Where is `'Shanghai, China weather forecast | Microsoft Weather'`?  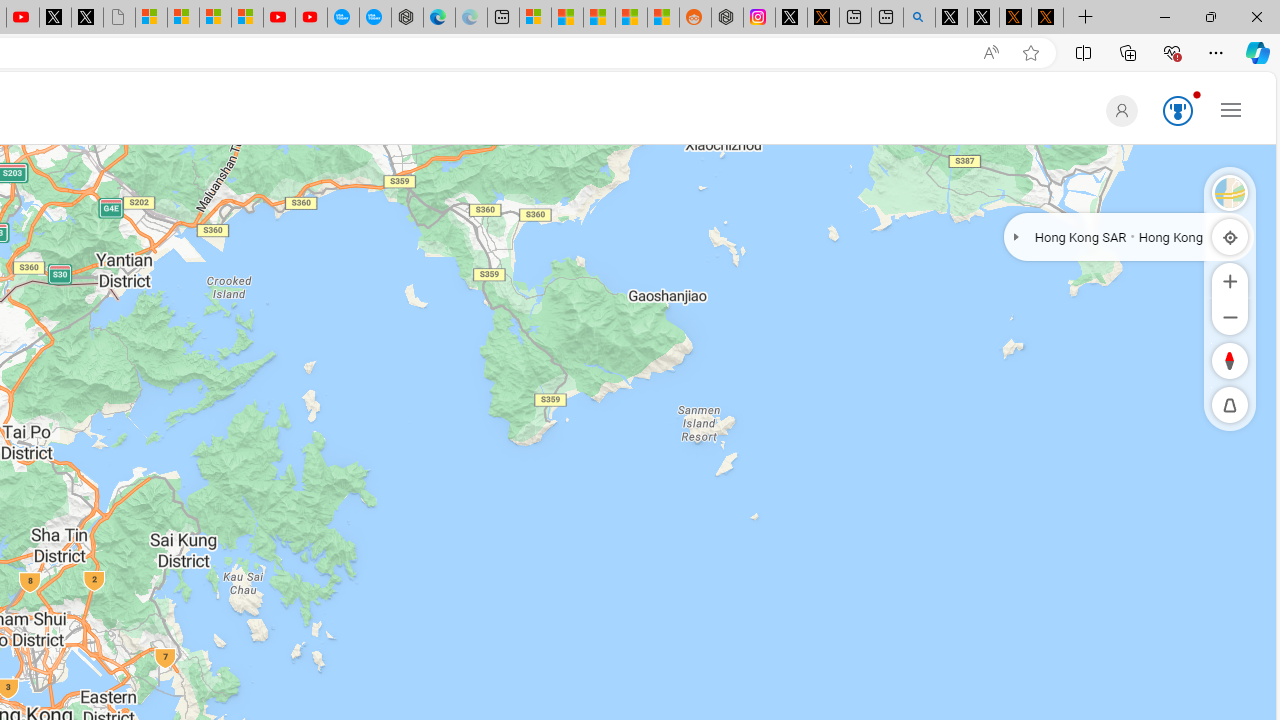
'Shanghai, China weather forecast | Microsoft Weather' is located at coordinates (566, 17).